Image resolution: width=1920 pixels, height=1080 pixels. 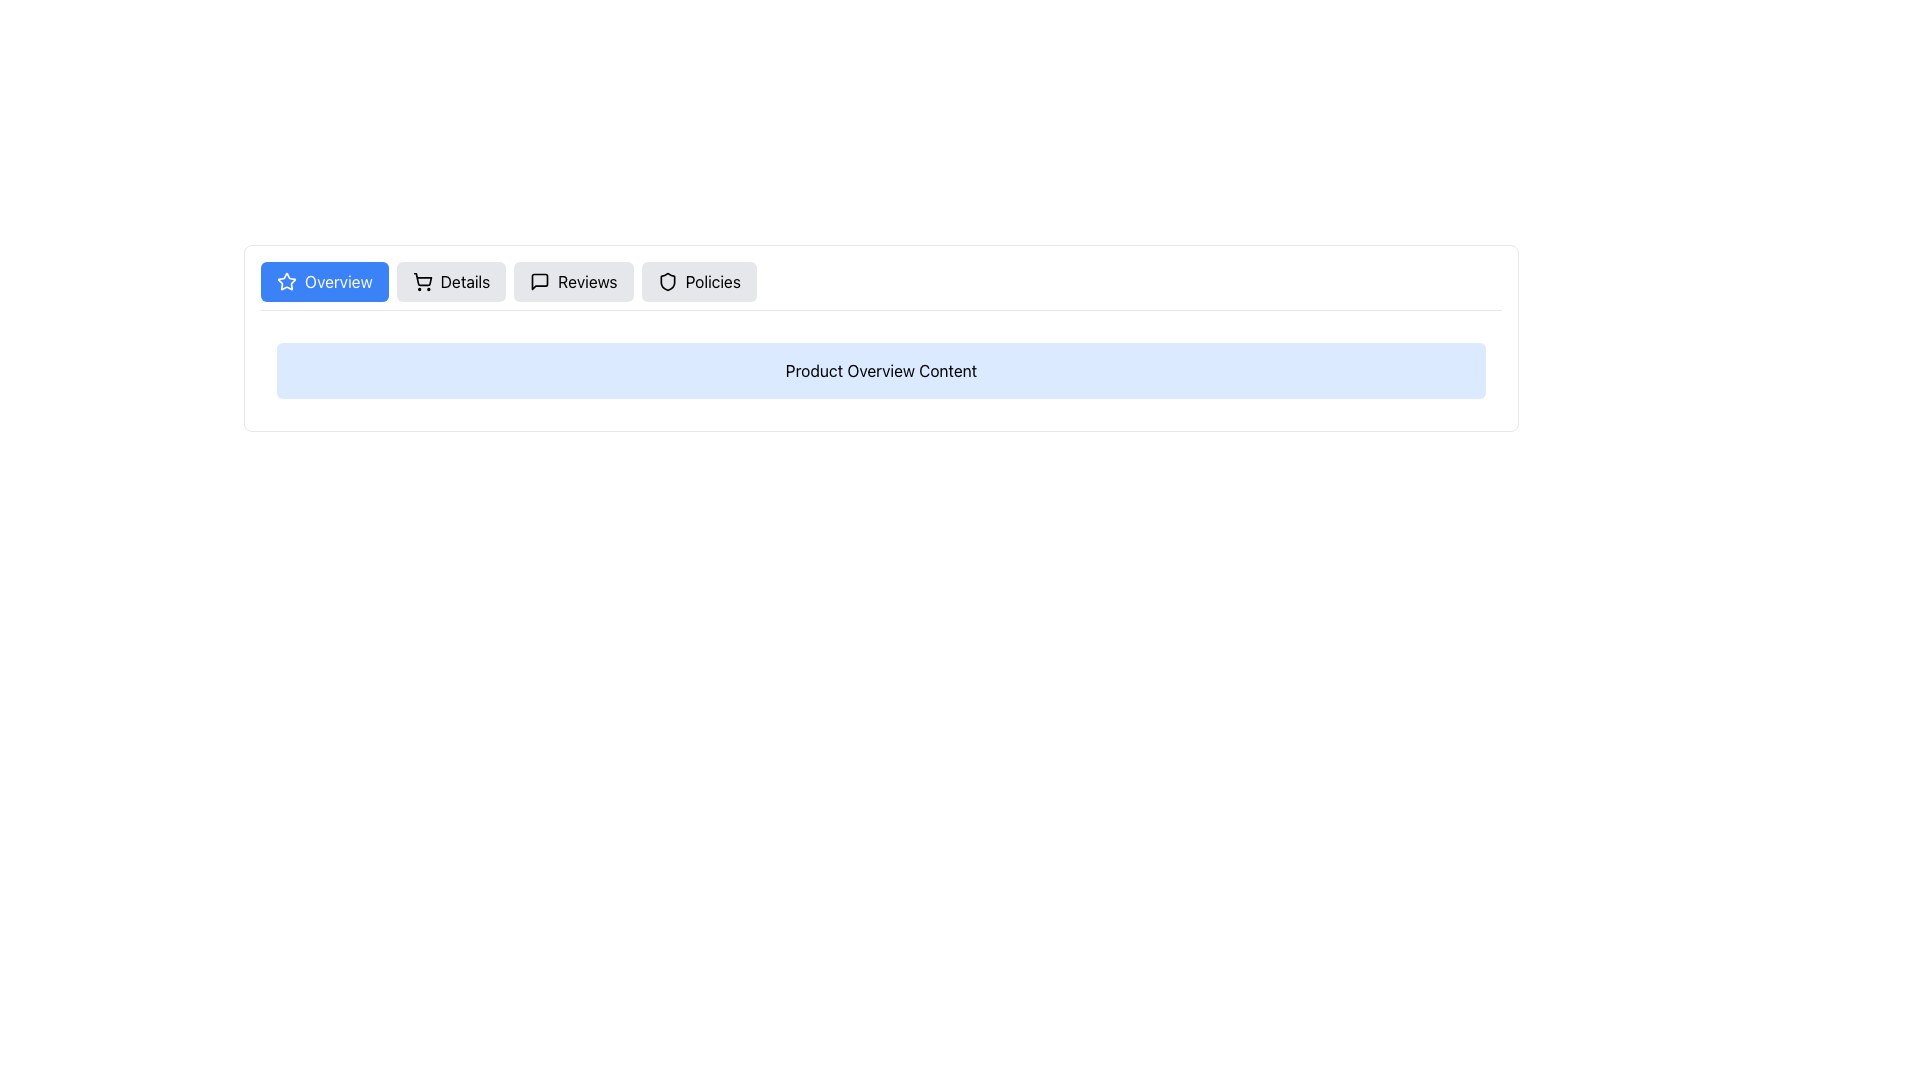 What do you see at coordinates (421, 281) in the screenshot?
I see `the shopping cart icon located within the 'Details' button, which is adjacent to the text label 'Details'` at bounding box center [421, 281].